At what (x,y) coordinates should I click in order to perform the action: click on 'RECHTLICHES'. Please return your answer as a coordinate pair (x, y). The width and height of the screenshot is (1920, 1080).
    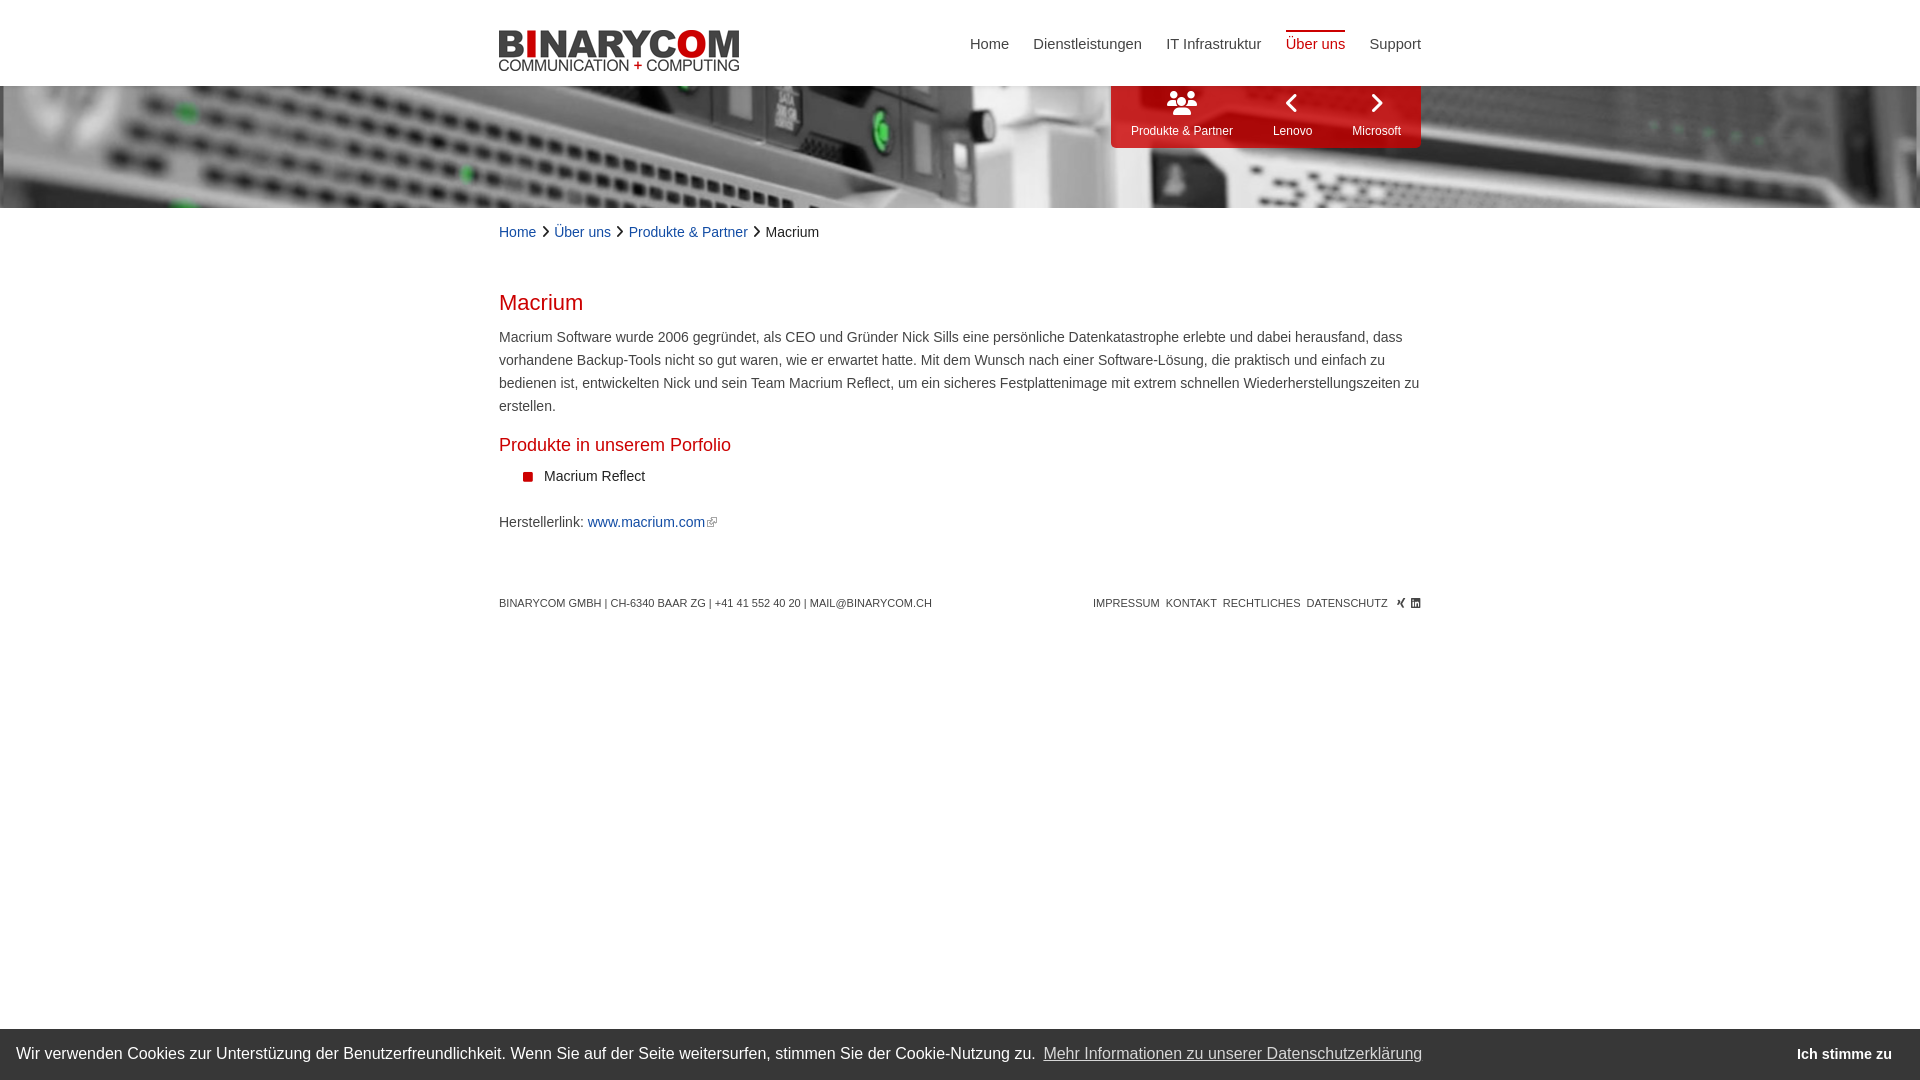
    Looking at the image, I should click on (1261, 601).